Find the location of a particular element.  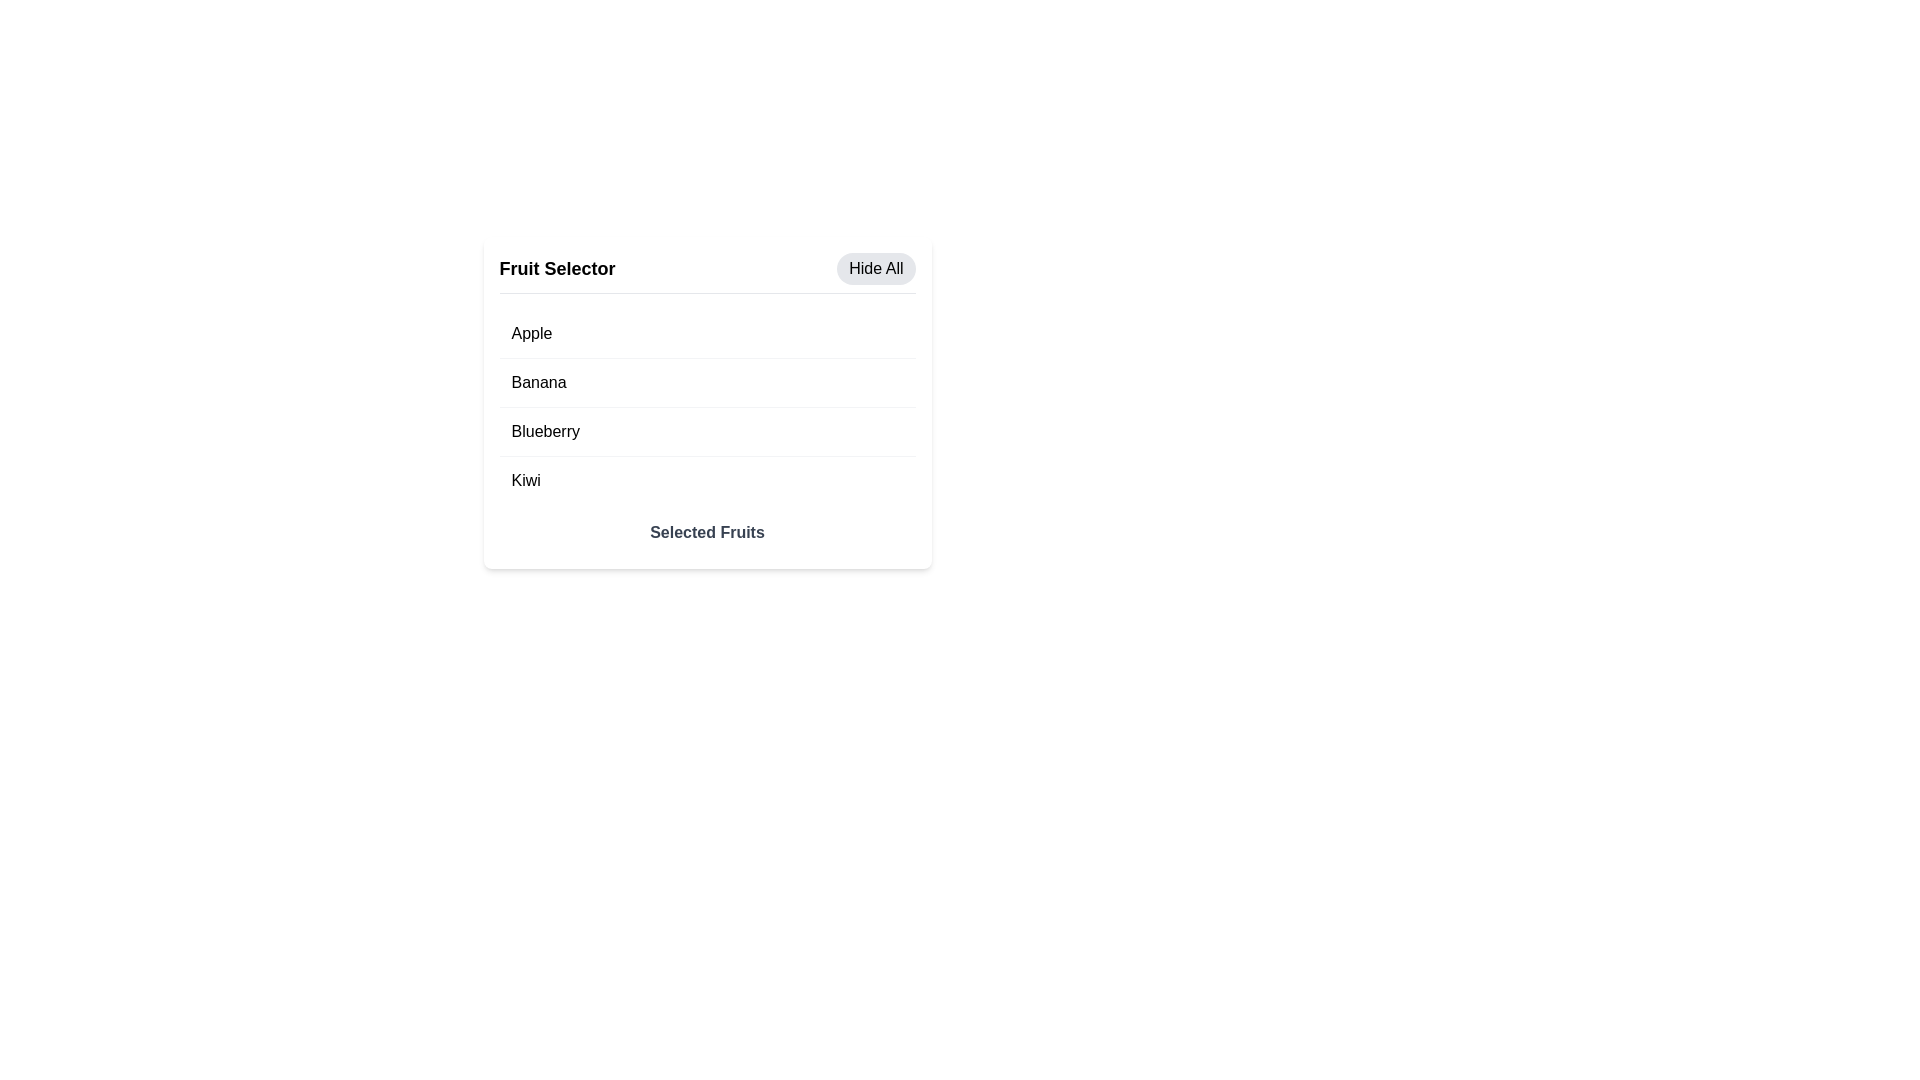

the Text label that serves as the title for the fruit selection interface, located at the top-left corner of its containing section, aligned with the 'Hide All' button is located at coordinates (557, 268).